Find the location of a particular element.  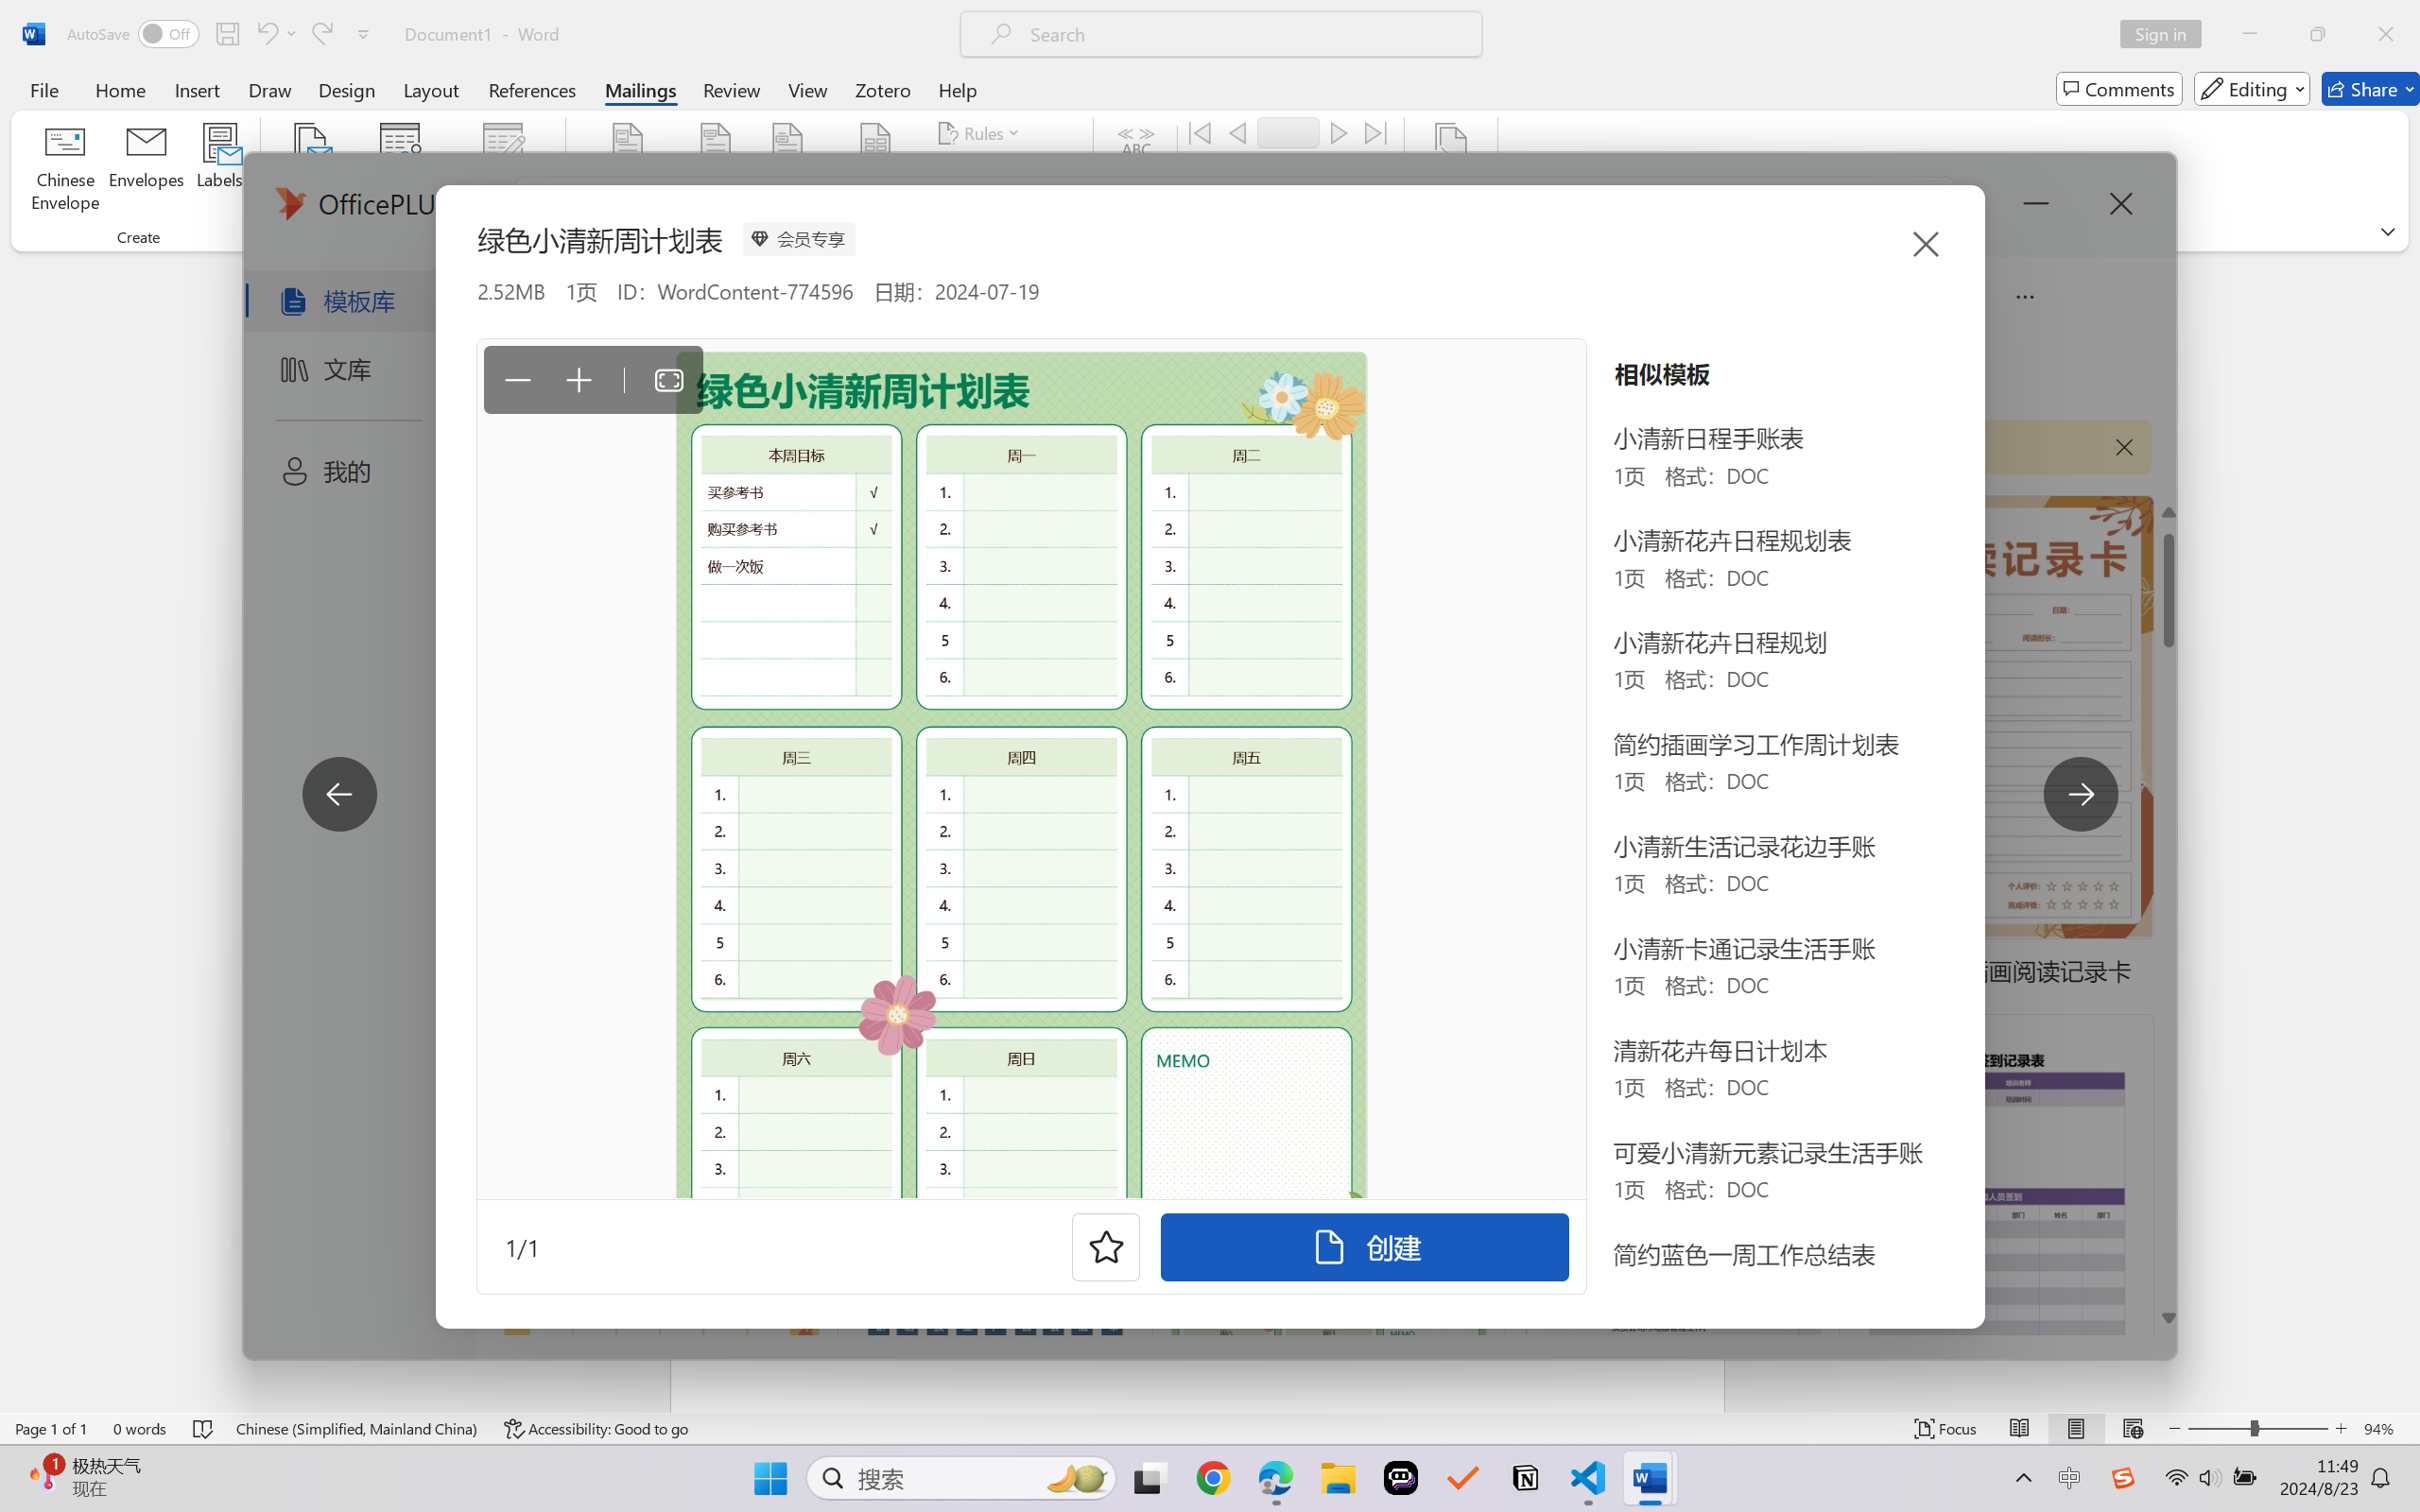

'Undo Apply Quick Style Set' is located at coordinates (274, 33).